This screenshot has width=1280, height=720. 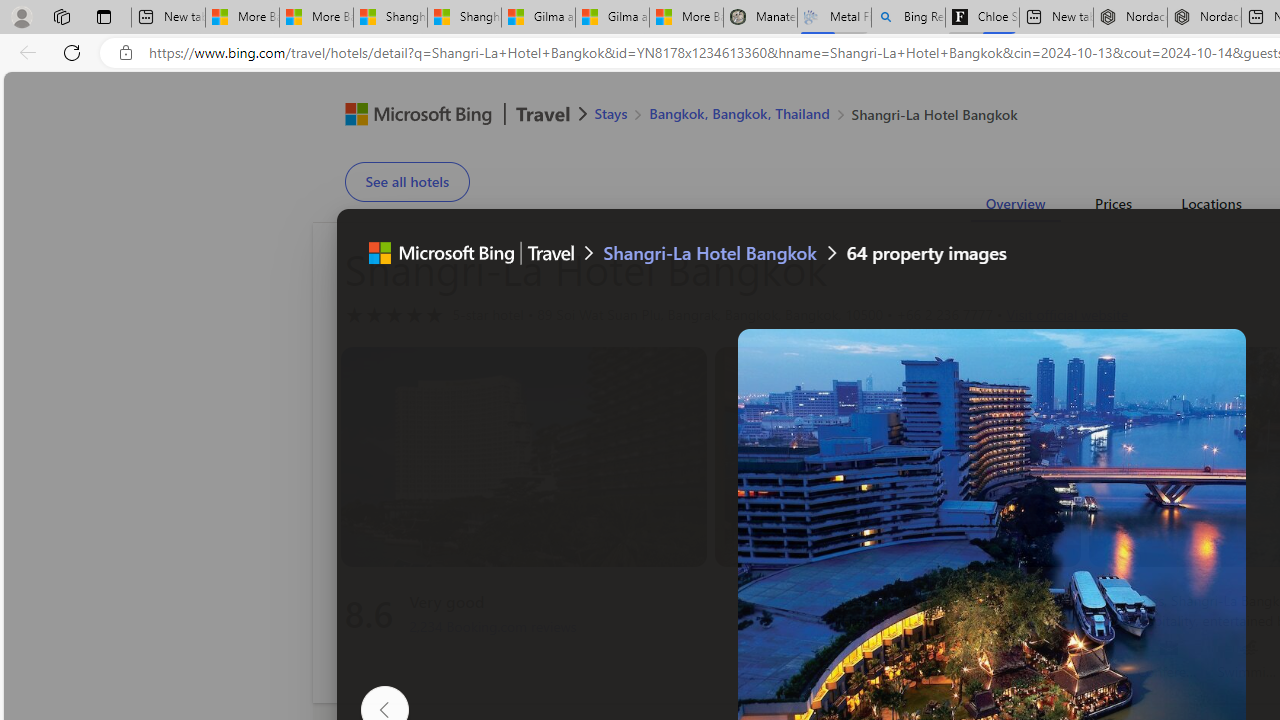 What do you see at coordinates (907, 17) in the screenshot?
I see `'Bing Real Estate - Home sales and rental listings'` at bounding box center [907, 17].